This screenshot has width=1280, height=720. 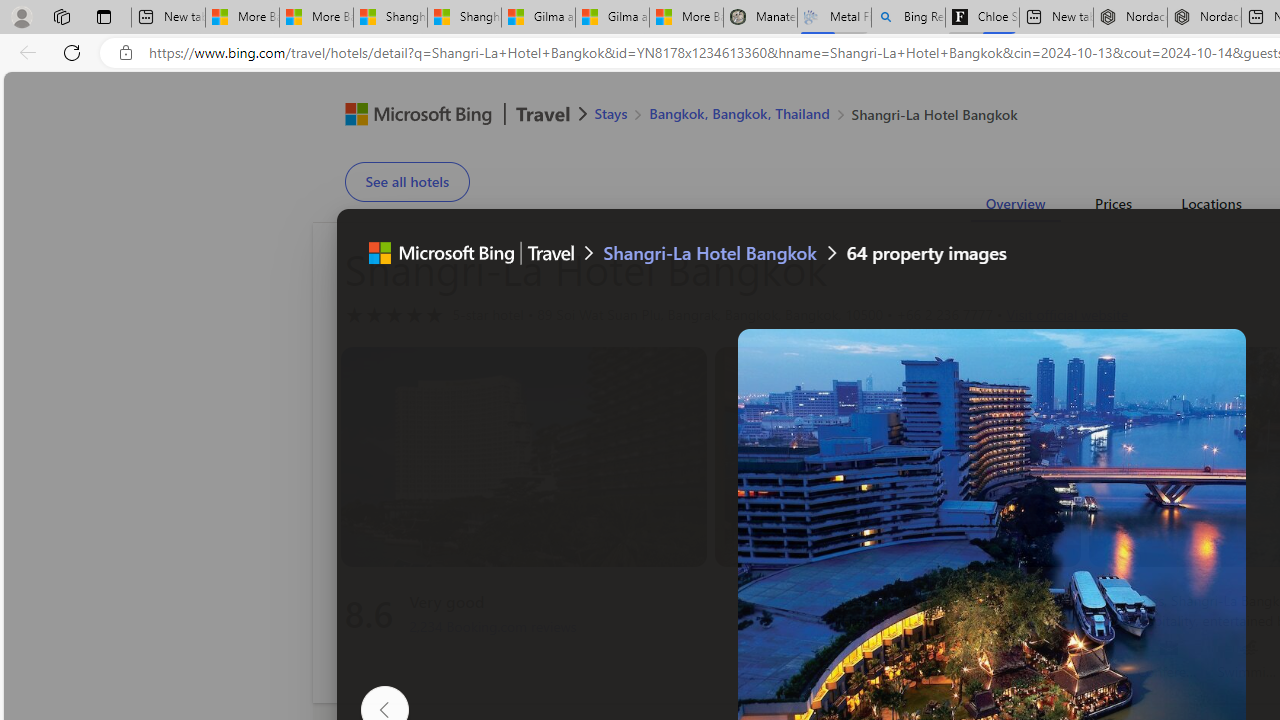 What do you see at coordinates (907, 17) in the screenshot?
I see `'Bing Real Estate - Home sales and rental listings'` at bounding box center [907, 17].